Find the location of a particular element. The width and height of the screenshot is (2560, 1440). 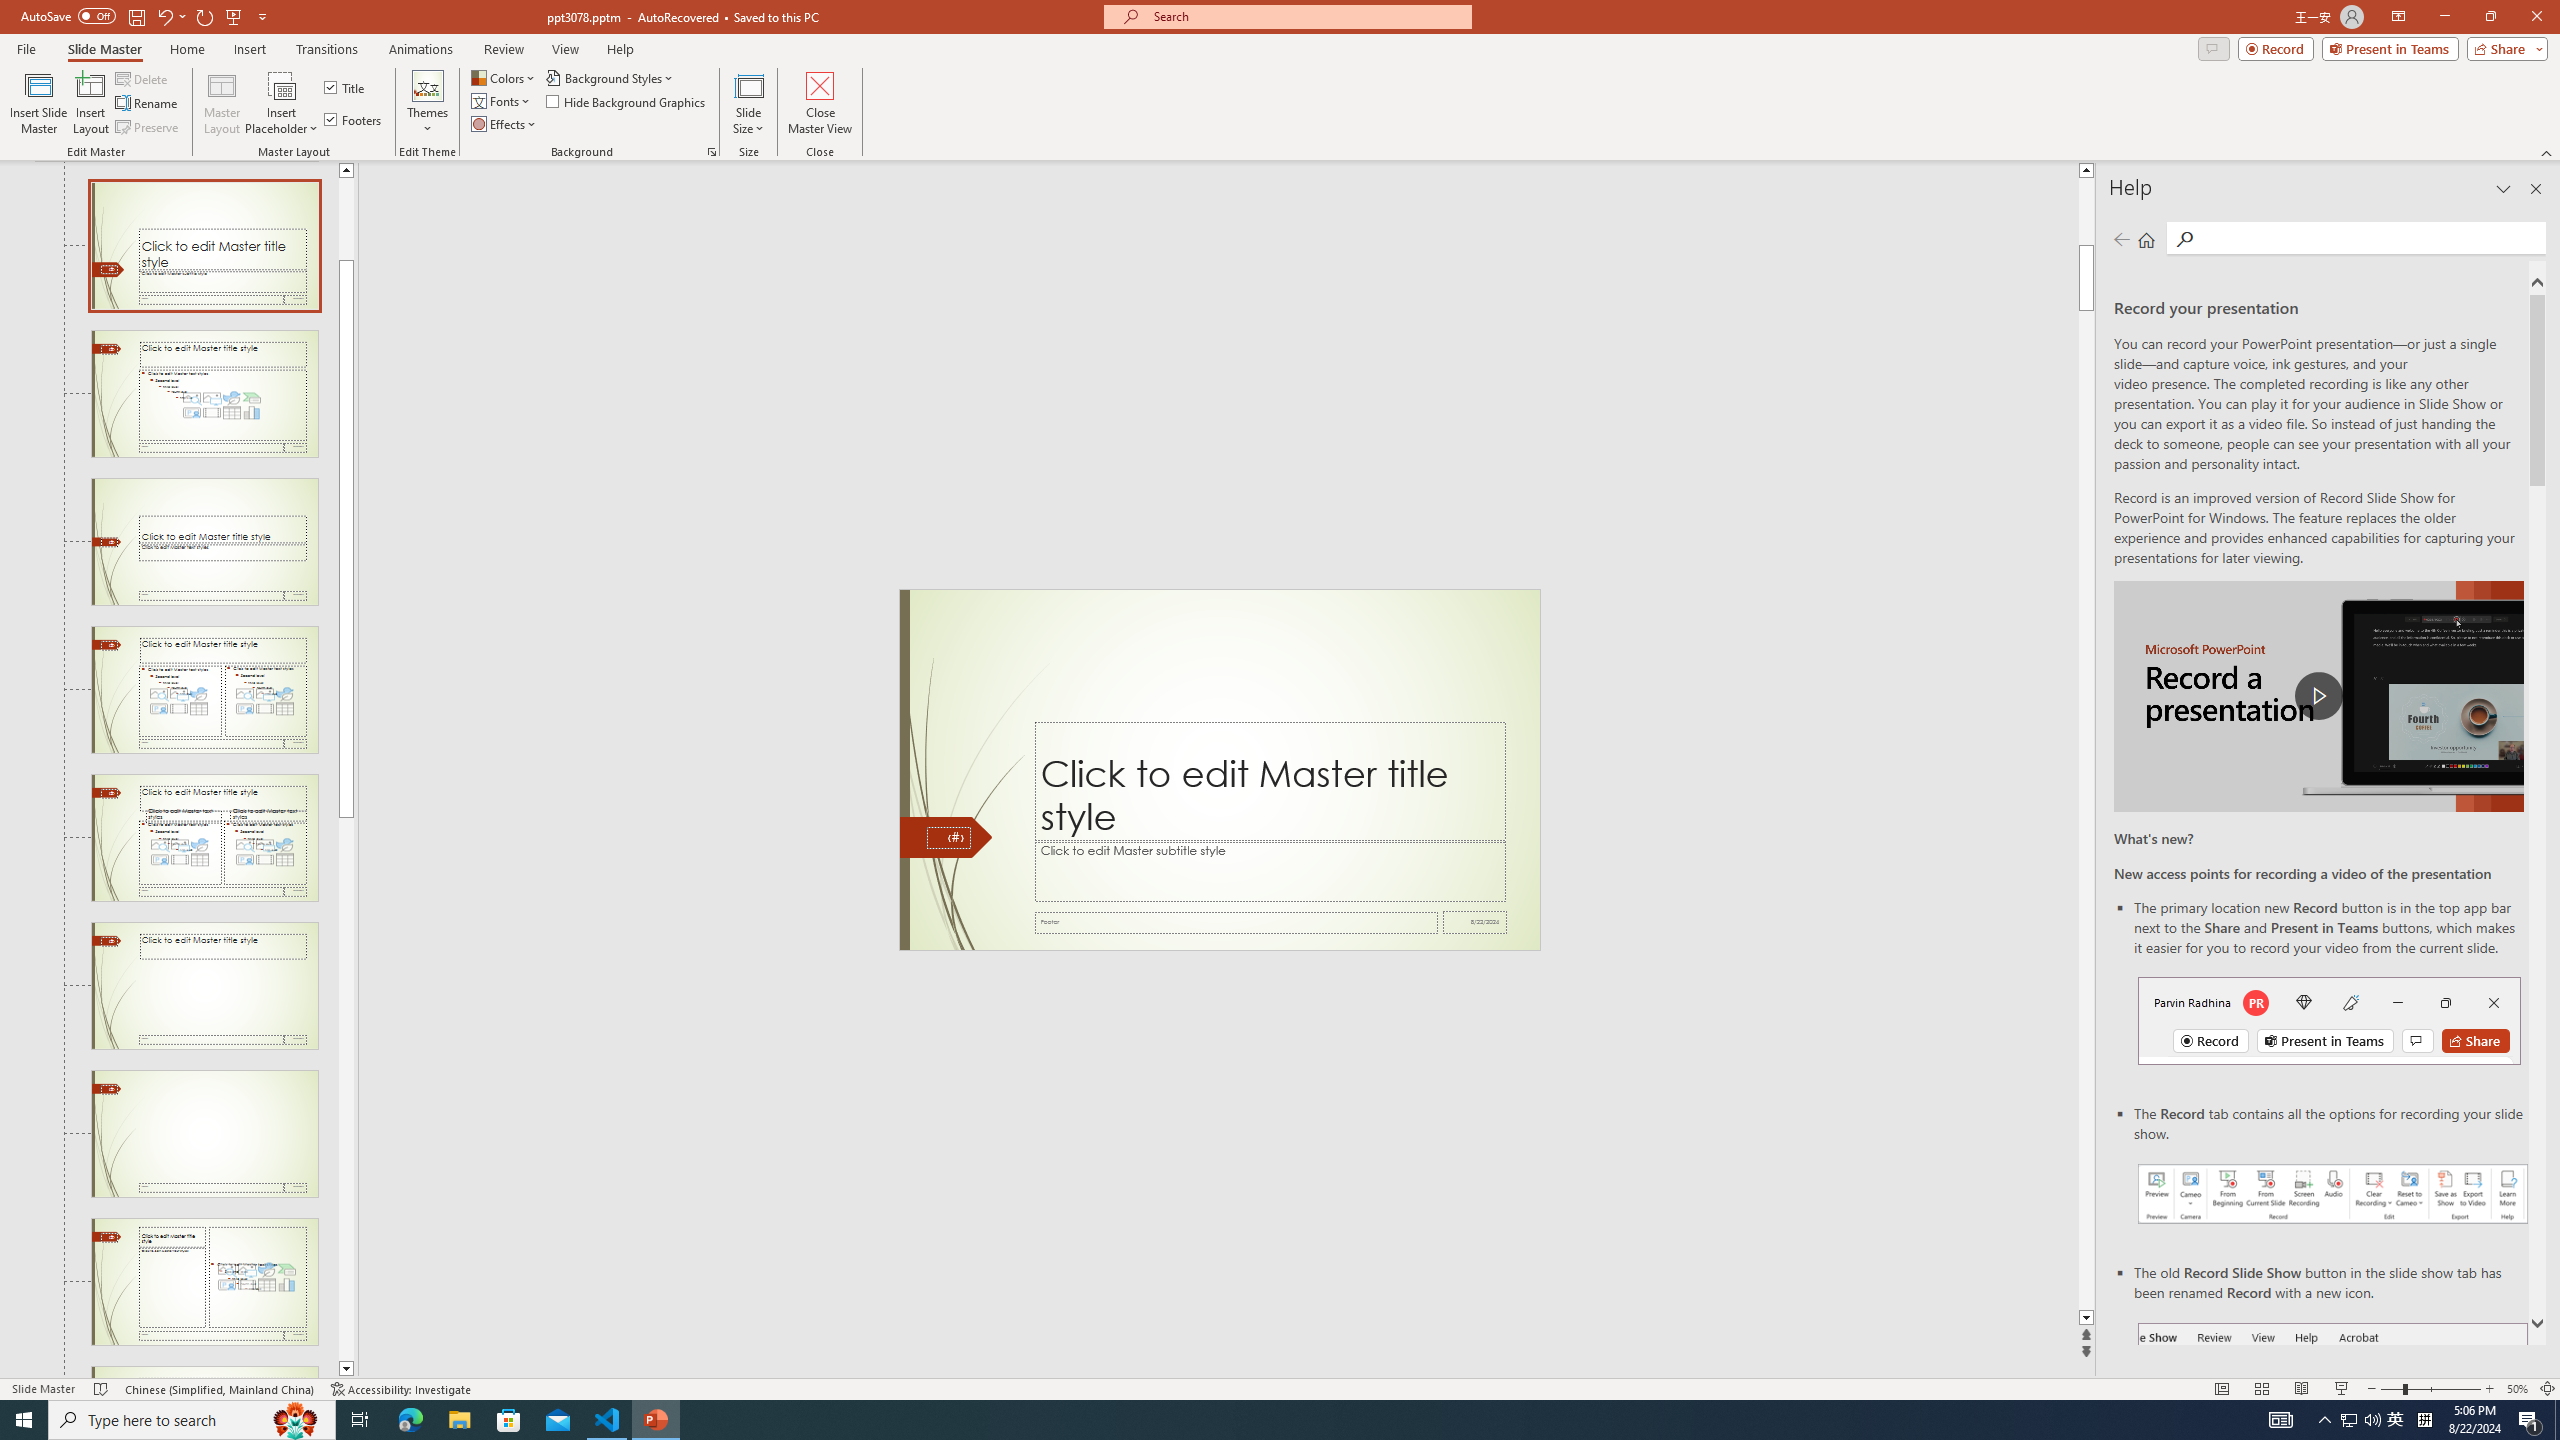

'Close Master View' is located at coordinates (819, 103).